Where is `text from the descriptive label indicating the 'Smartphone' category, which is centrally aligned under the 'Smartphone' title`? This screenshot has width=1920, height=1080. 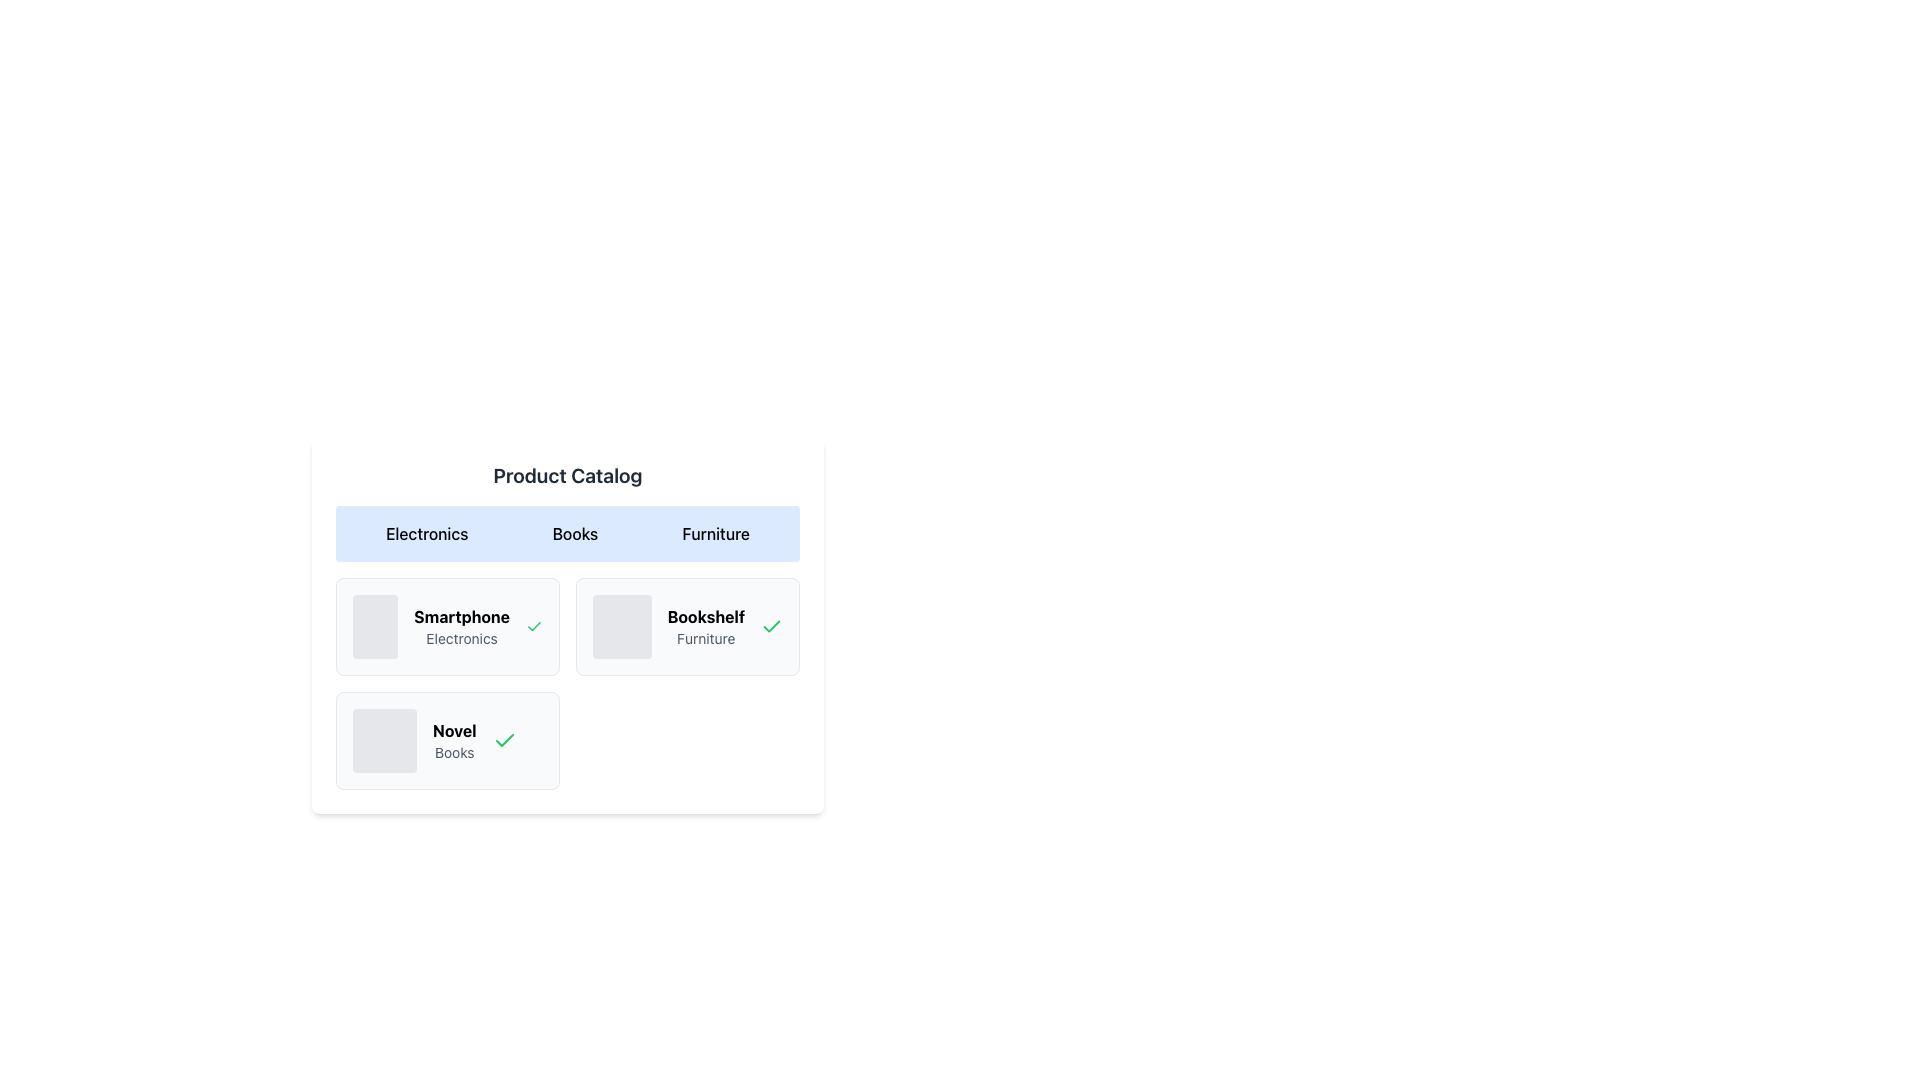 text from the descriptive label indicating the 'Smartphone' category, which is centrally aligned under the 'Smartphone' title is located at coordinates (461, 639).